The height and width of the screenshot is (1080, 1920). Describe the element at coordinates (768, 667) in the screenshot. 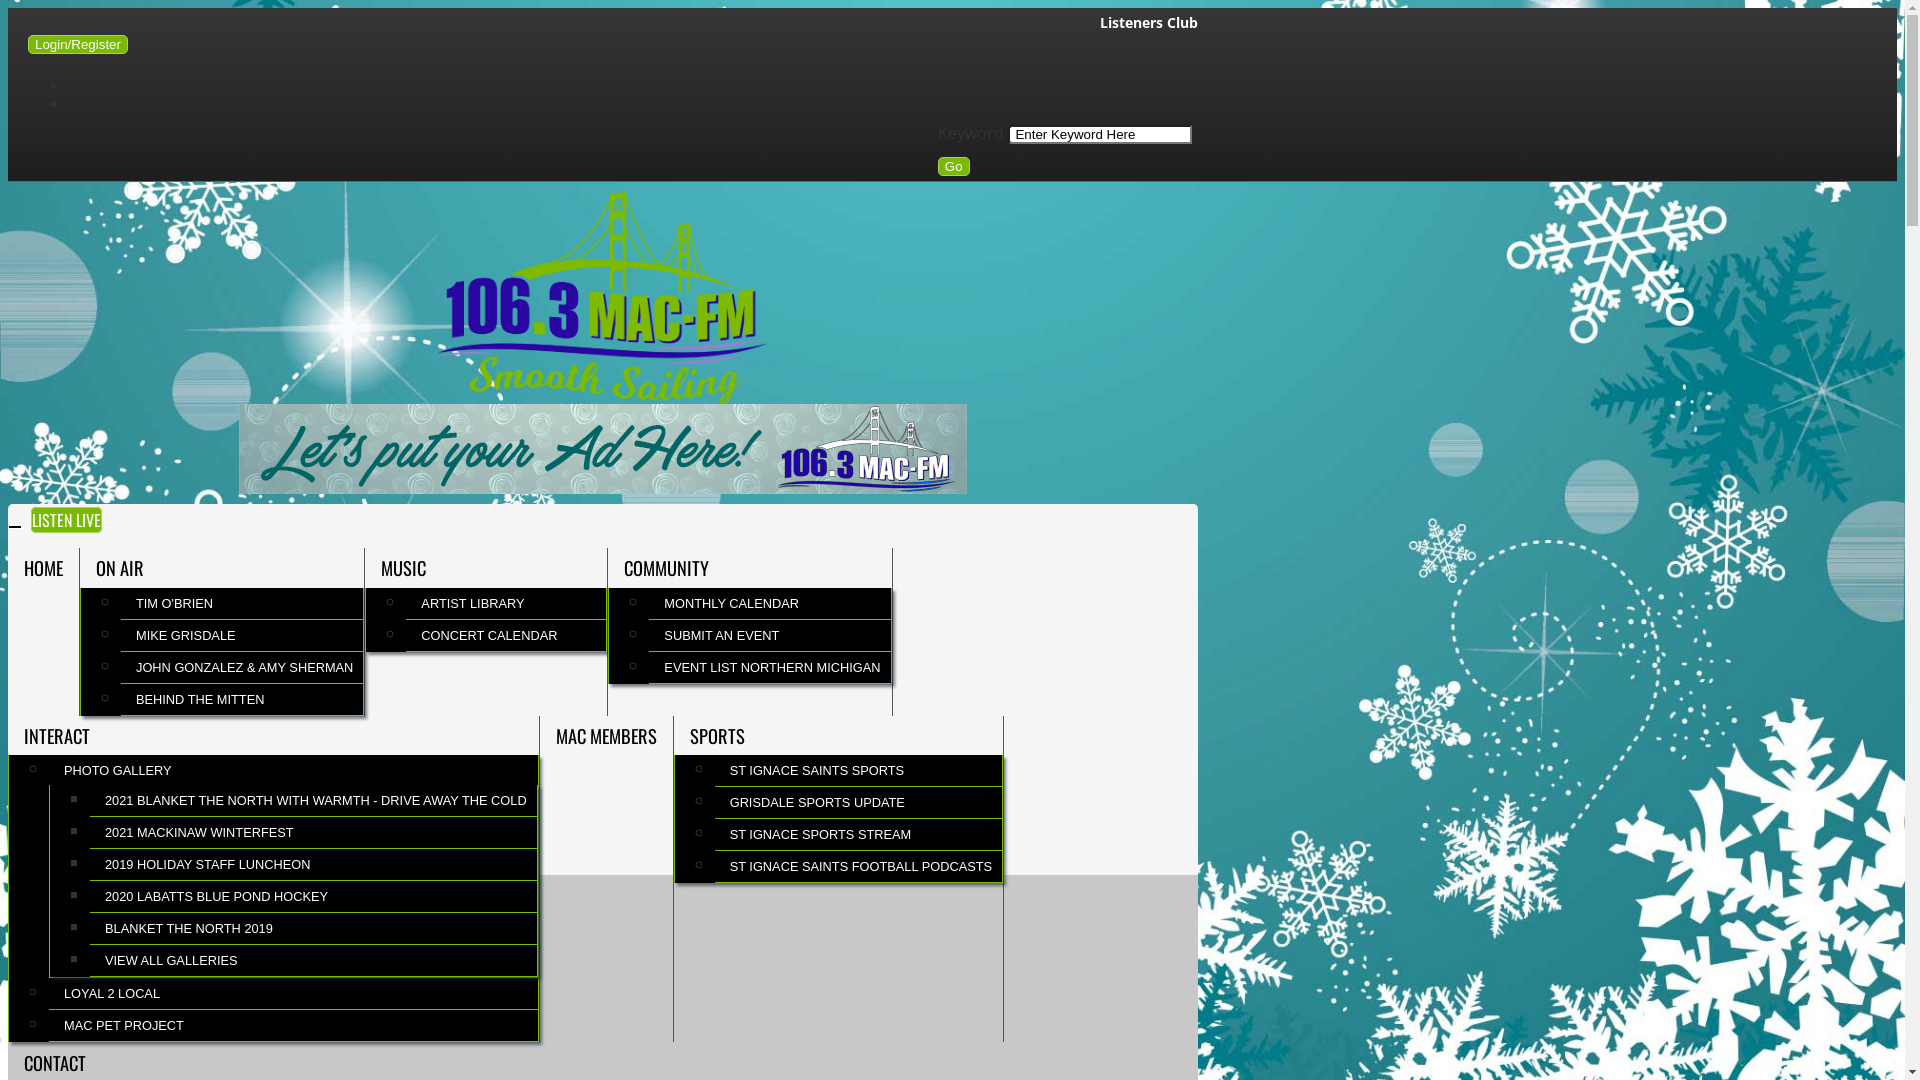

I see `'EVENT LIST NORTHERN MICHIGAN'` at that location.